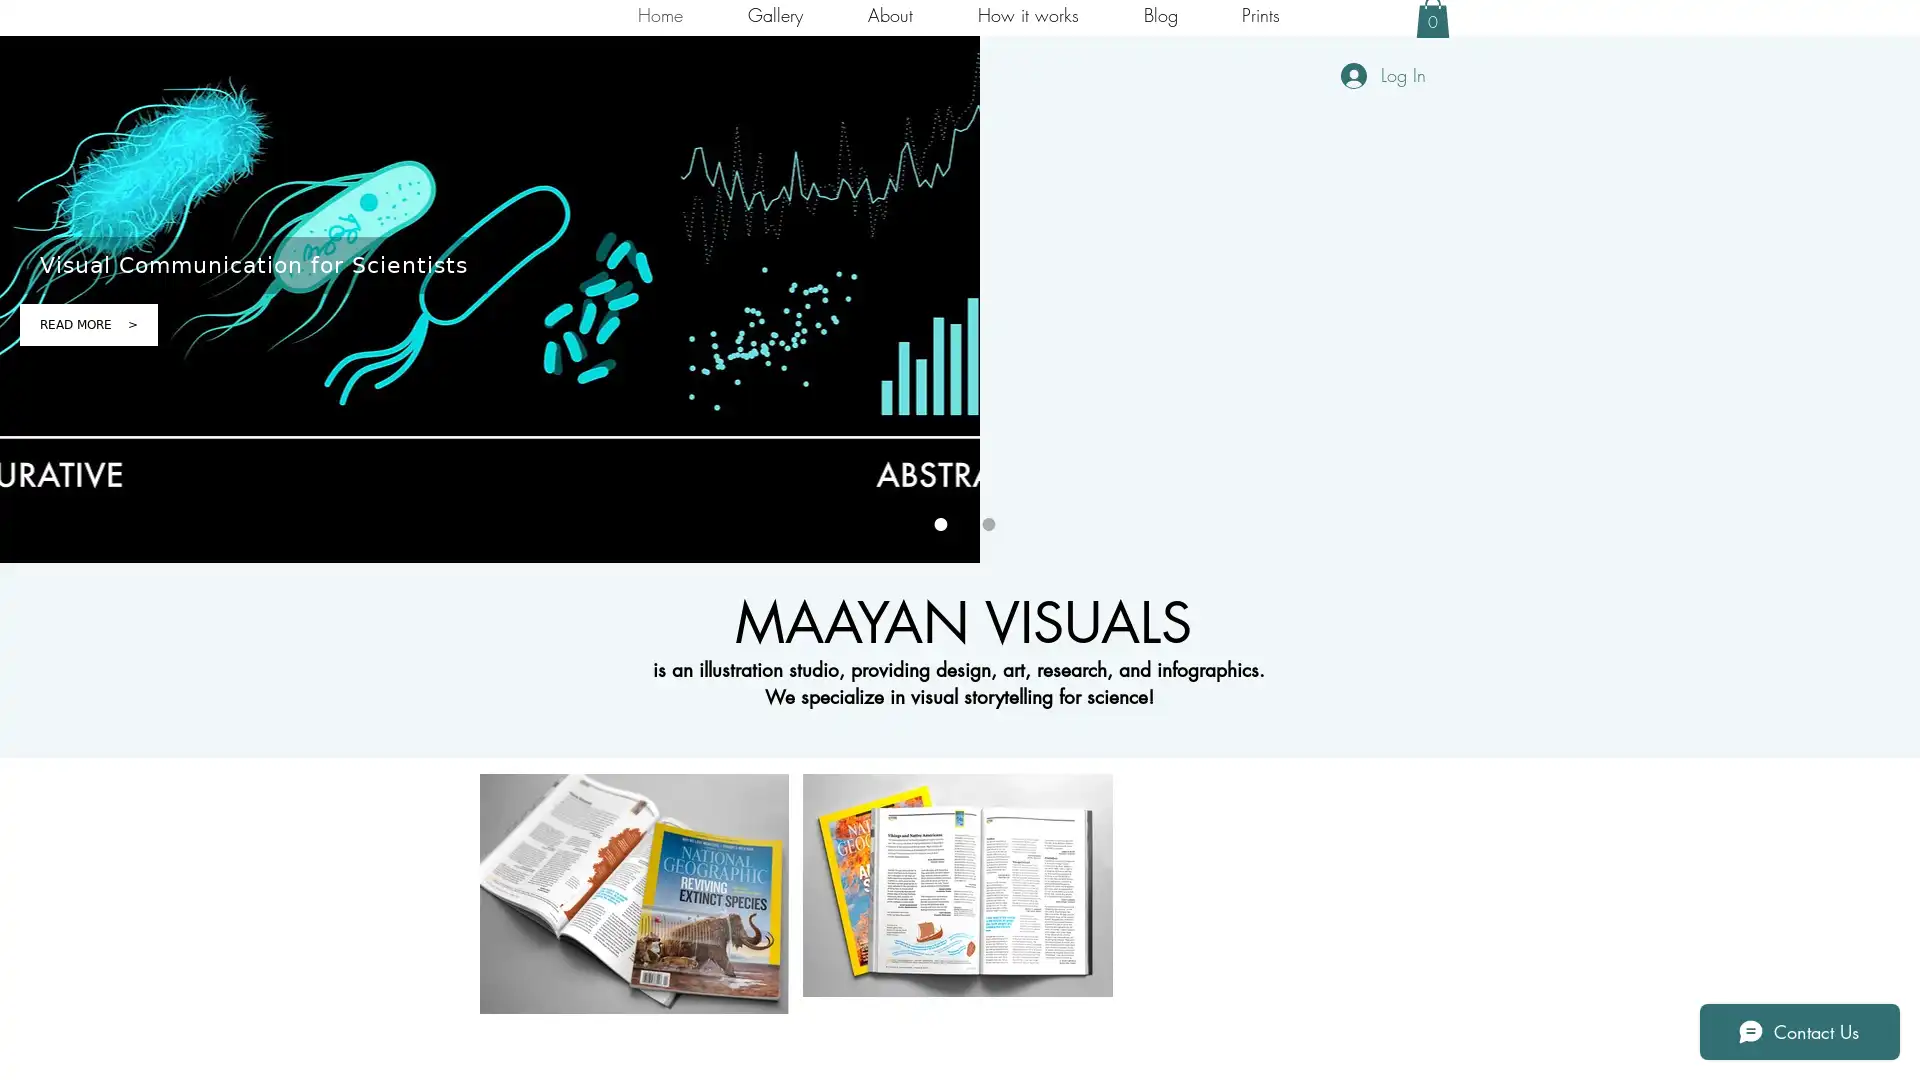 The height and width of the screenshot is (1080, 1920). What do you see at coordinates (957, 884) in the screenshot?
I see `Editorial Illustration` at bounding box center [957, 884].